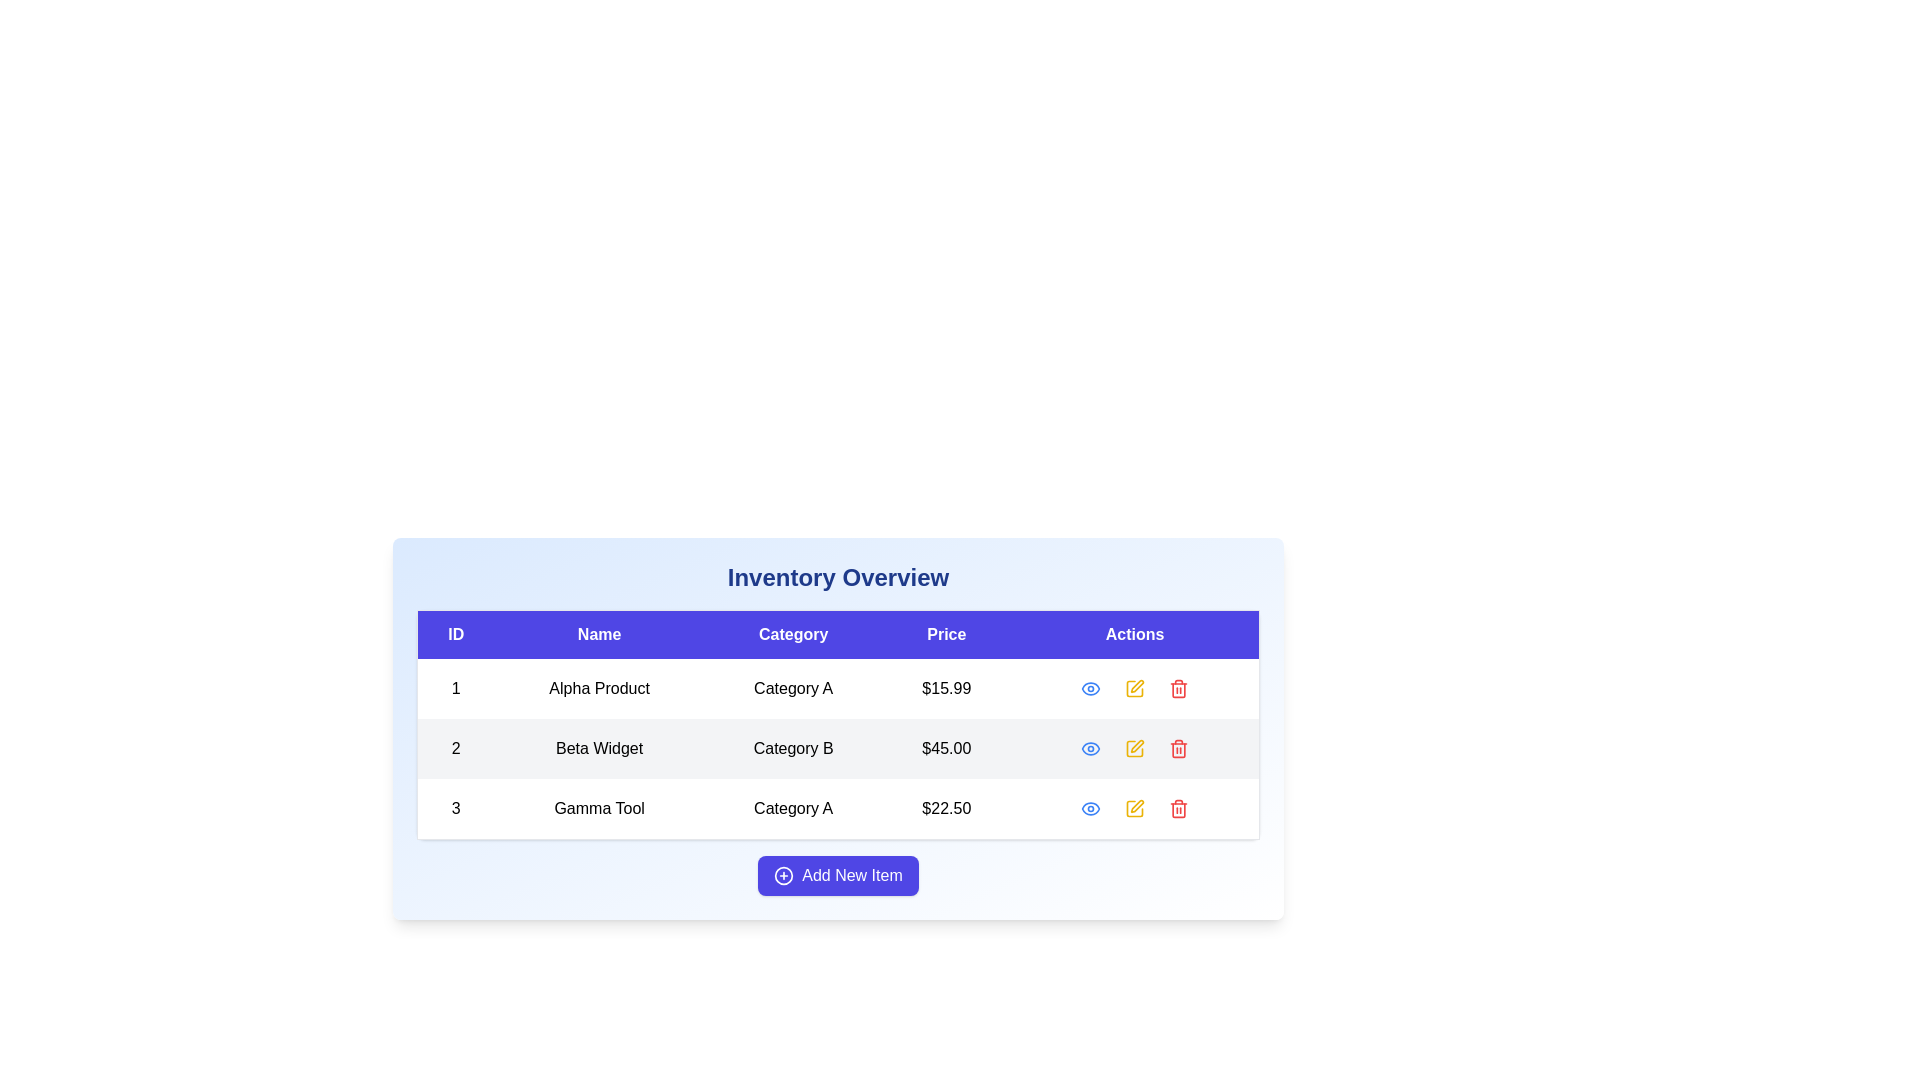 This screenshot has width=1920, height=1080. I want to click on the delete icon button located in the 'Actions' column of the third row in the table, so click(1179, 808).